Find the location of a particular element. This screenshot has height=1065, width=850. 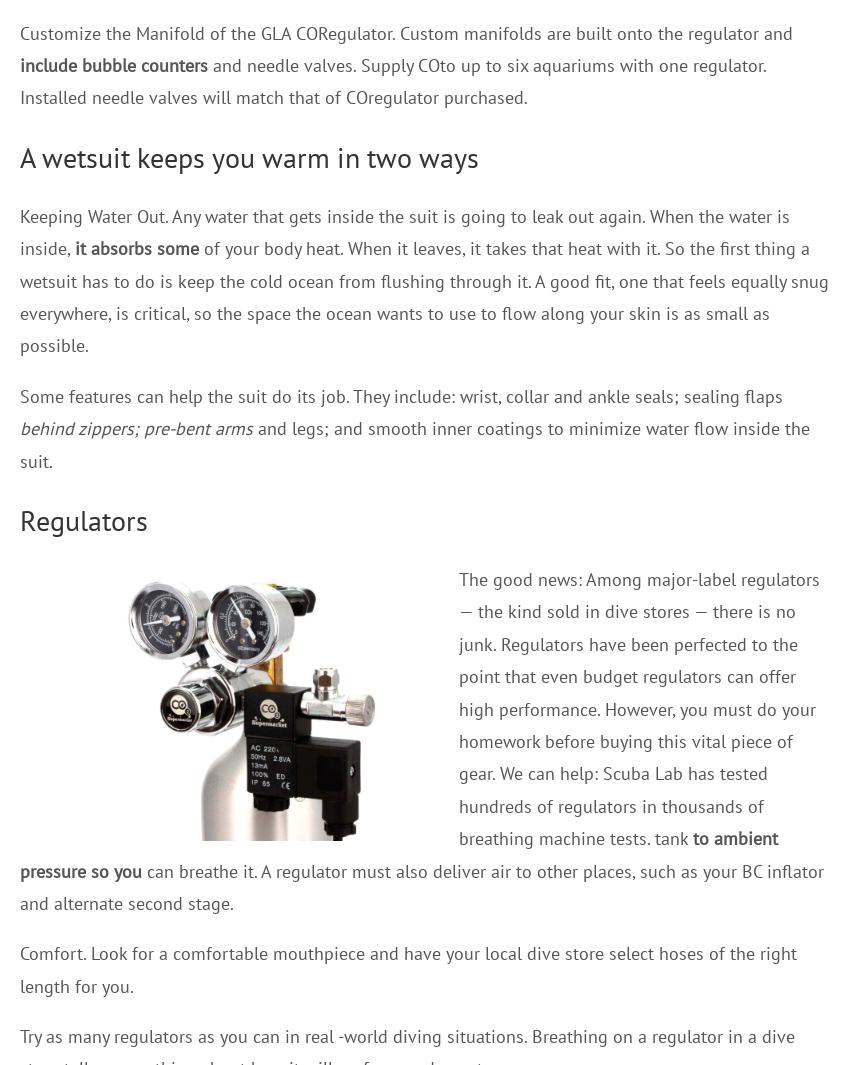

'include bubble counters' is located at coordinates (112, 64).